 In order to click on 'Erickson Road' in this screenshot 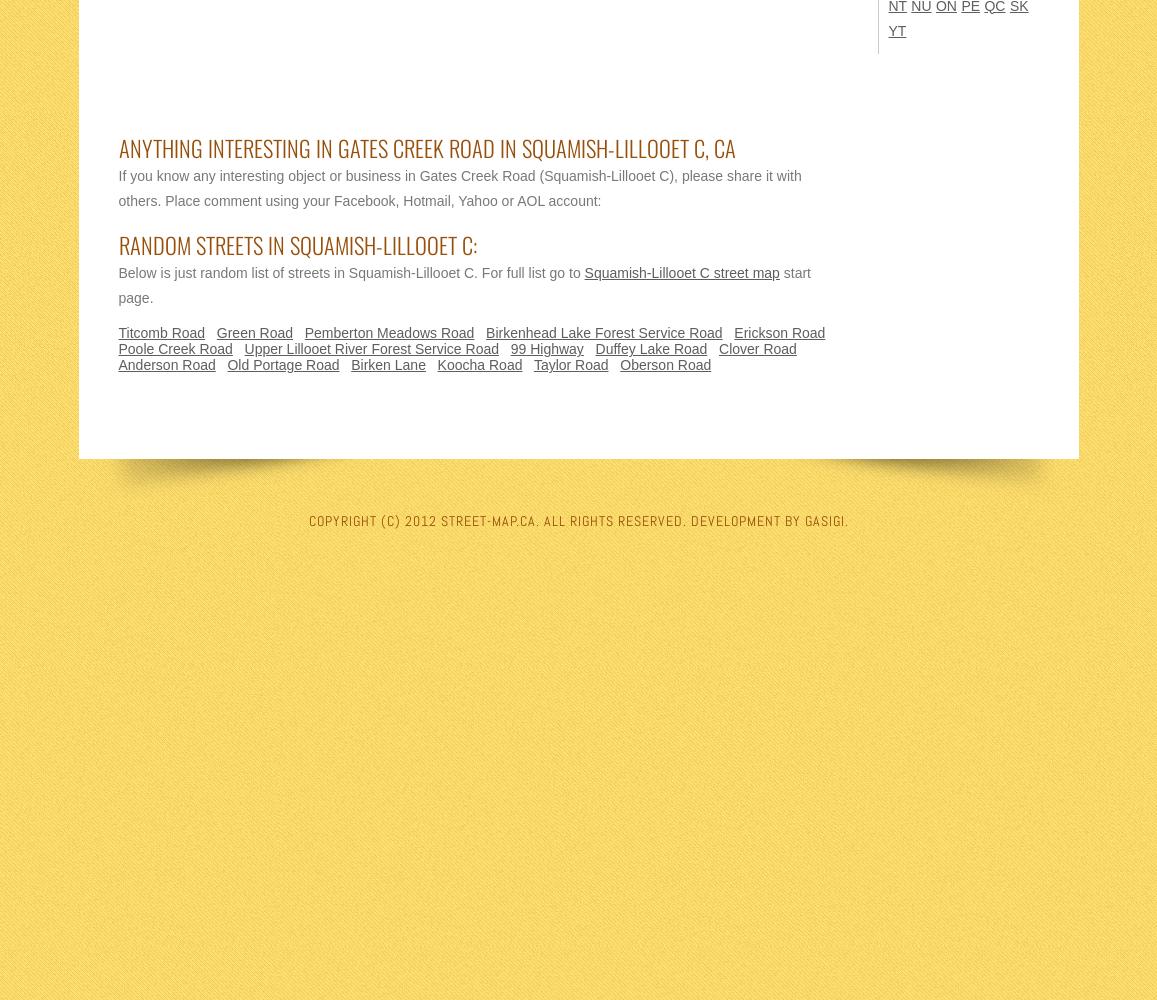, I will do `click(778, 332)`.